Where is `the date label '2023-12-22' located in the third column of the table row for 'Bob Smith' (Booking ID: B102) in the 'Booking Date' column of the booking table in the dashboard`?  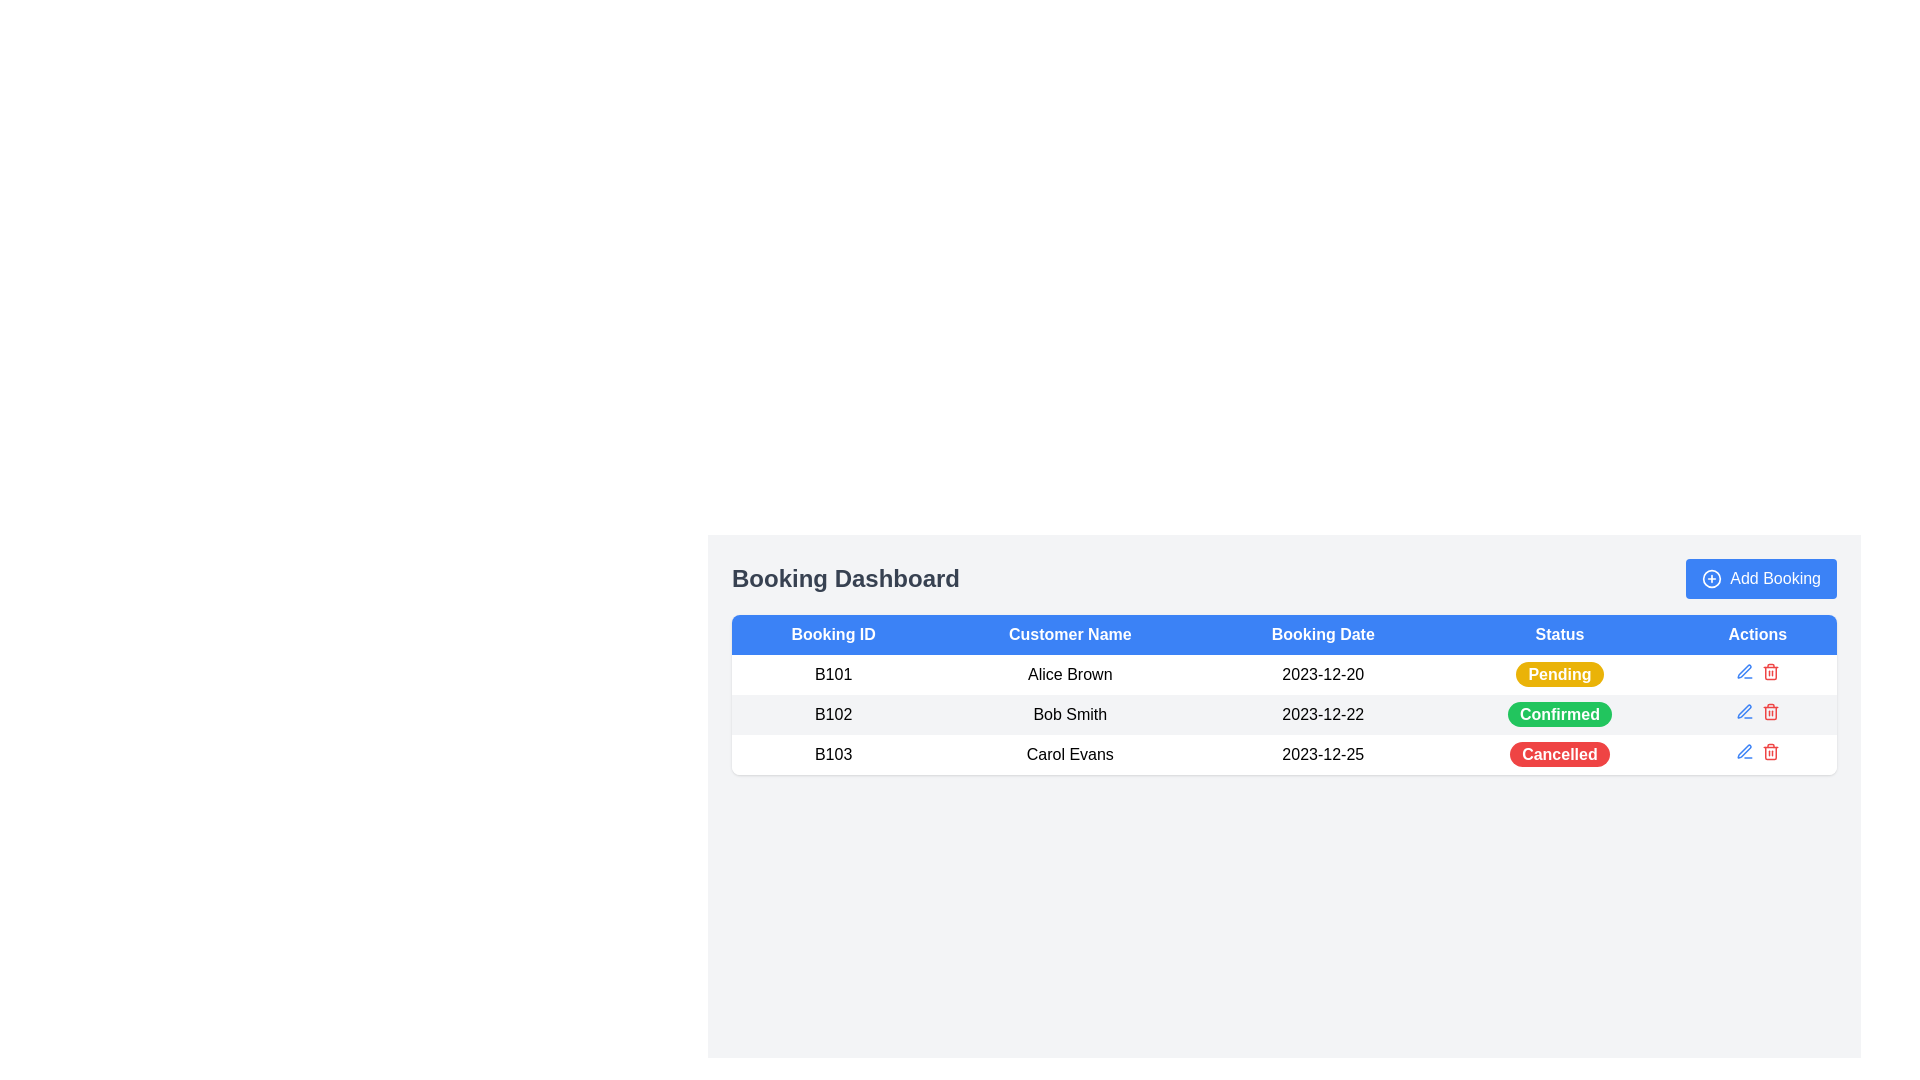
the date label '2023-12-22' located in the third column of the table row for 'Bob Smith' (Booking ID: B102) in the 'Booking Date' column of the booking table in the dashboard is located at coordinates (1323, 713).